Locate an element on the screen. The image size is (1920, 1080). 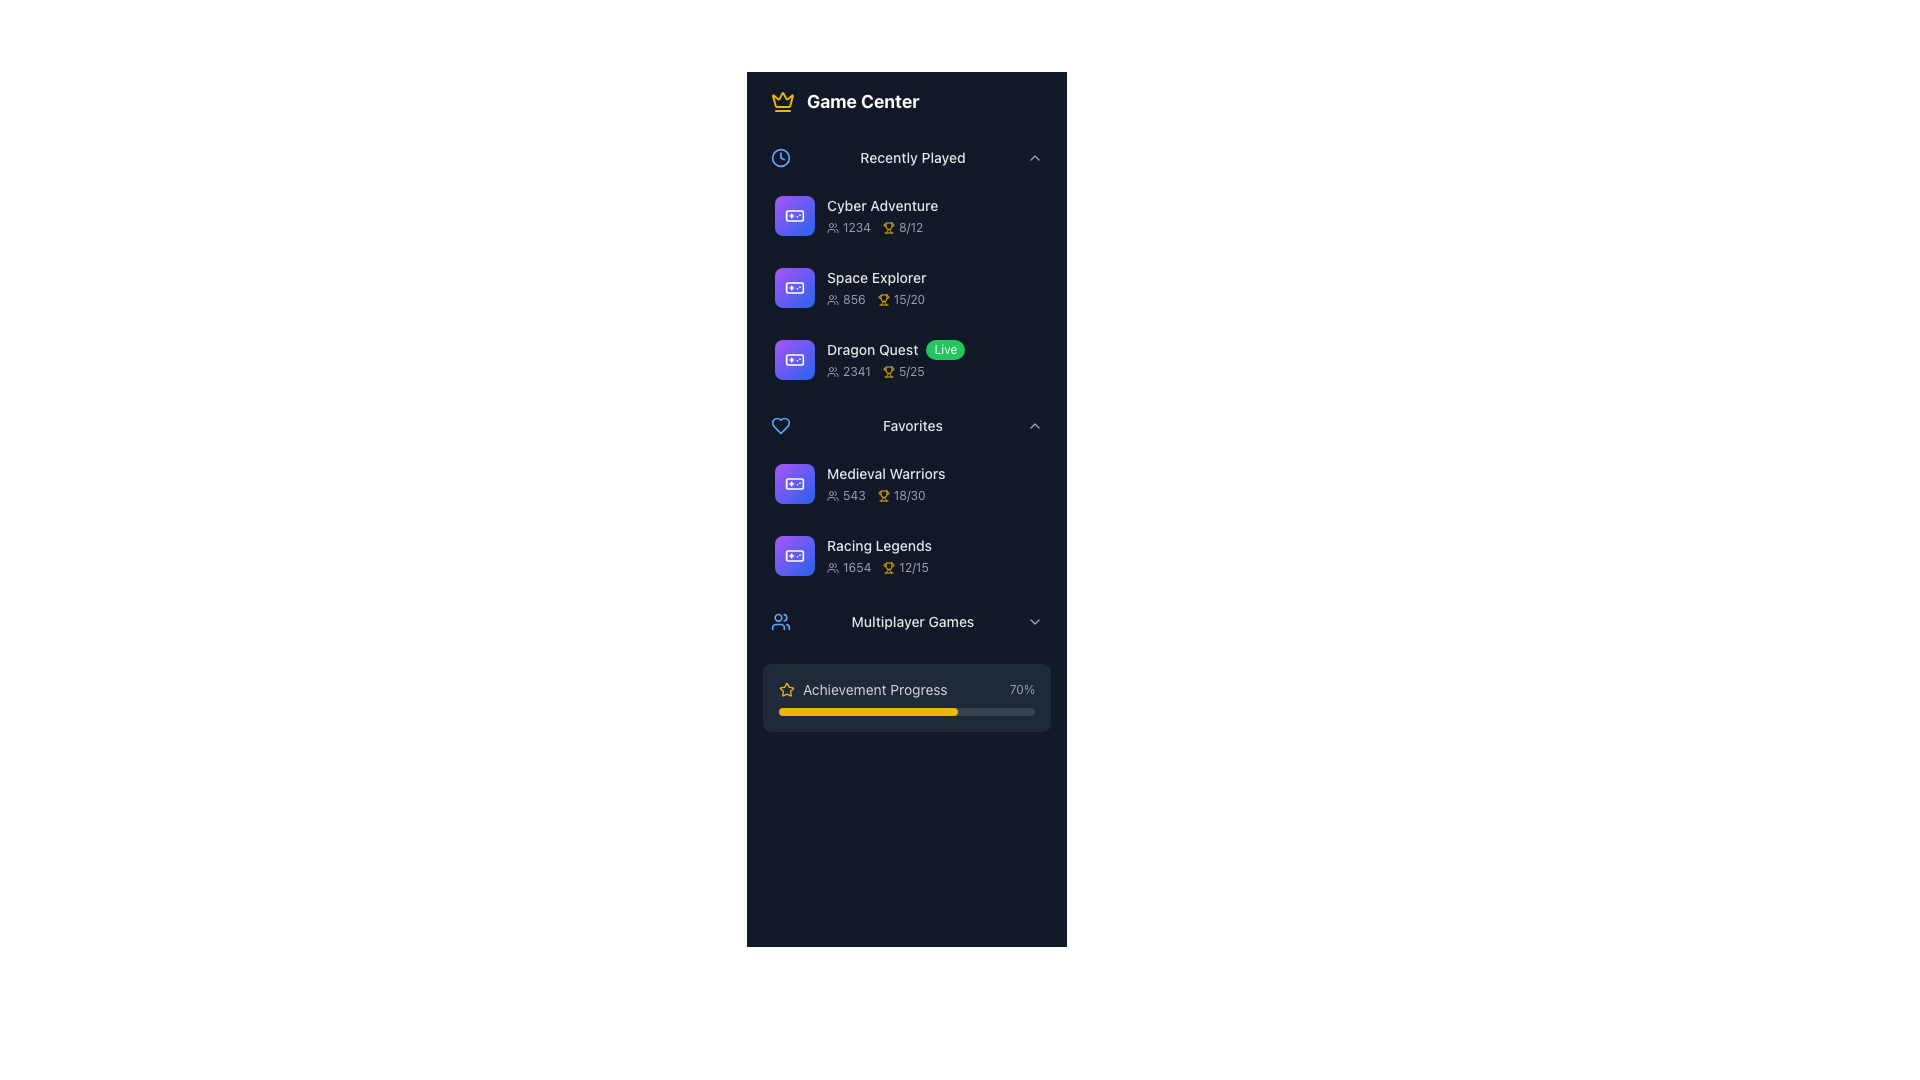
the Chevron (expand/collapse) icon is located at coordinates (1035, 424).